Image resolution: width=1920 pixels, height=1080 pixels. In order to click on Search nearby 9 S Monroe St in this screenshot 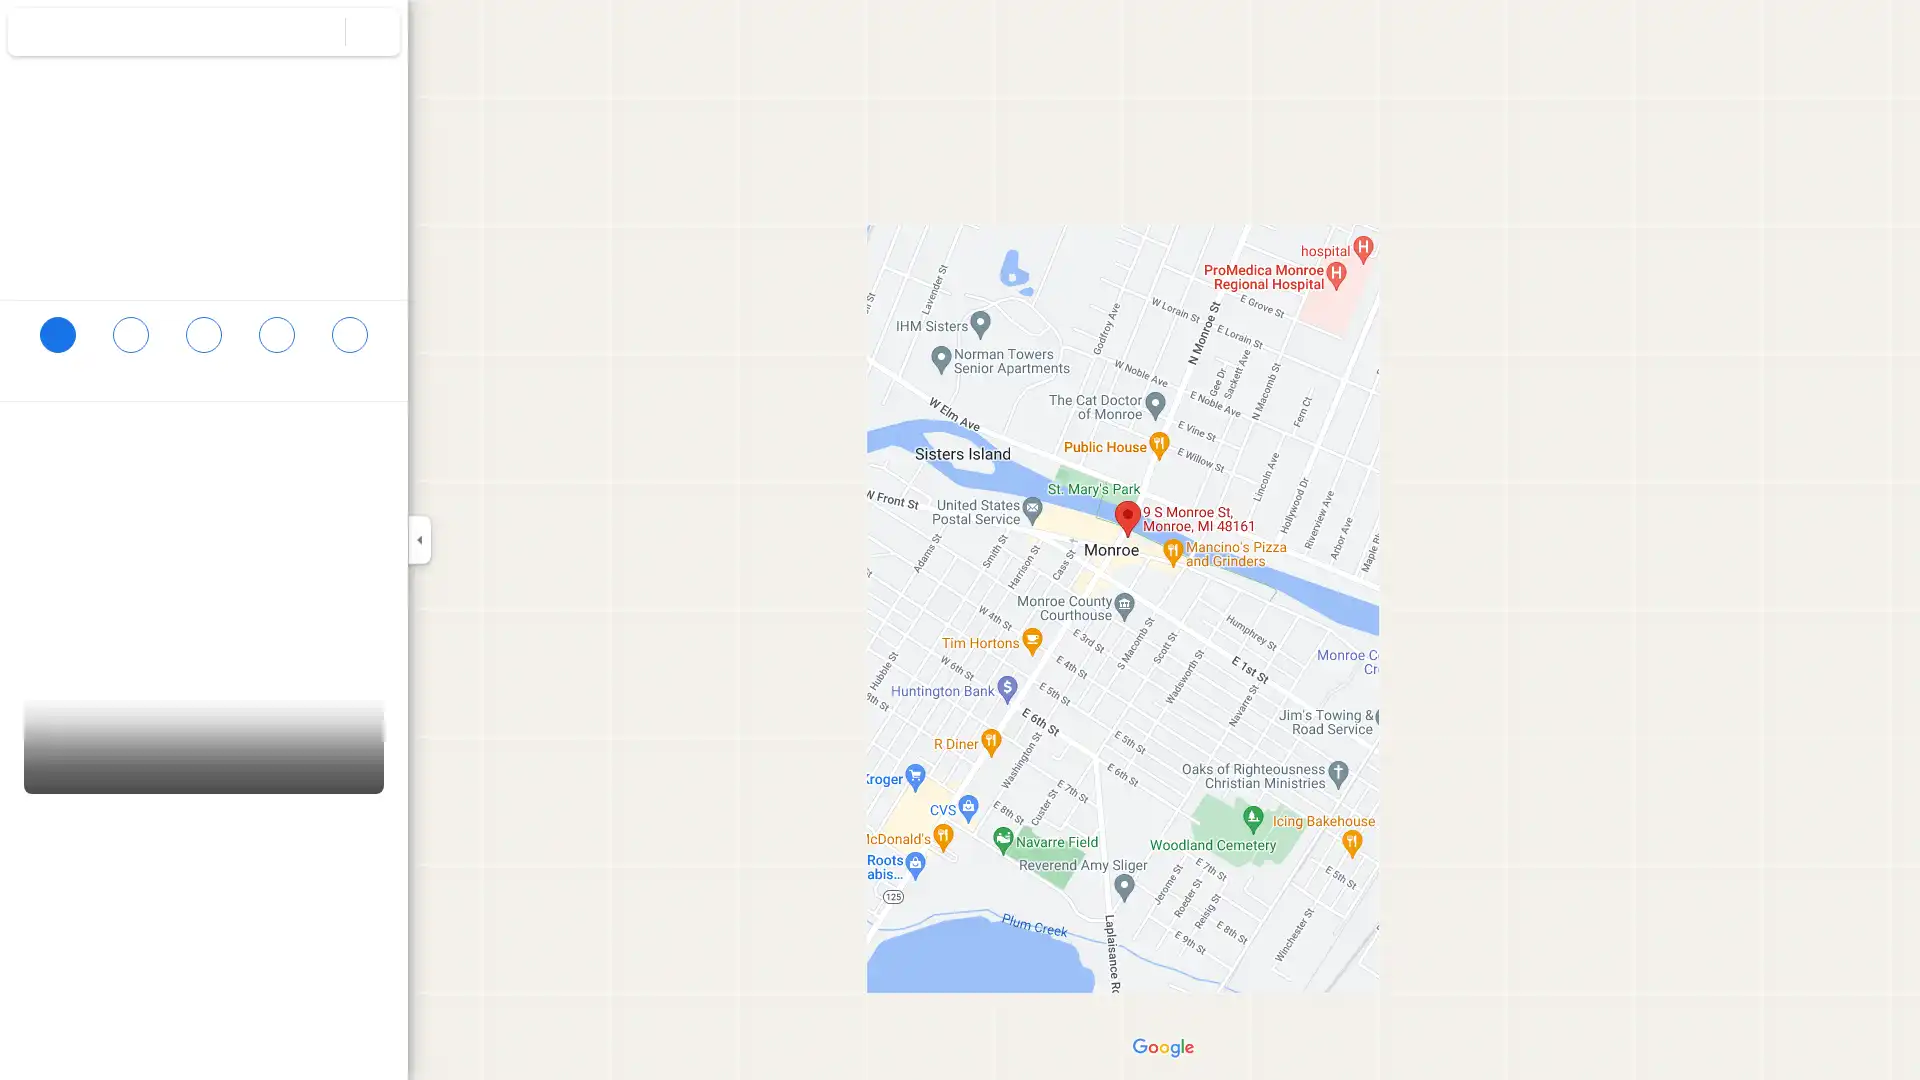, I will do `click(203, 342)`.